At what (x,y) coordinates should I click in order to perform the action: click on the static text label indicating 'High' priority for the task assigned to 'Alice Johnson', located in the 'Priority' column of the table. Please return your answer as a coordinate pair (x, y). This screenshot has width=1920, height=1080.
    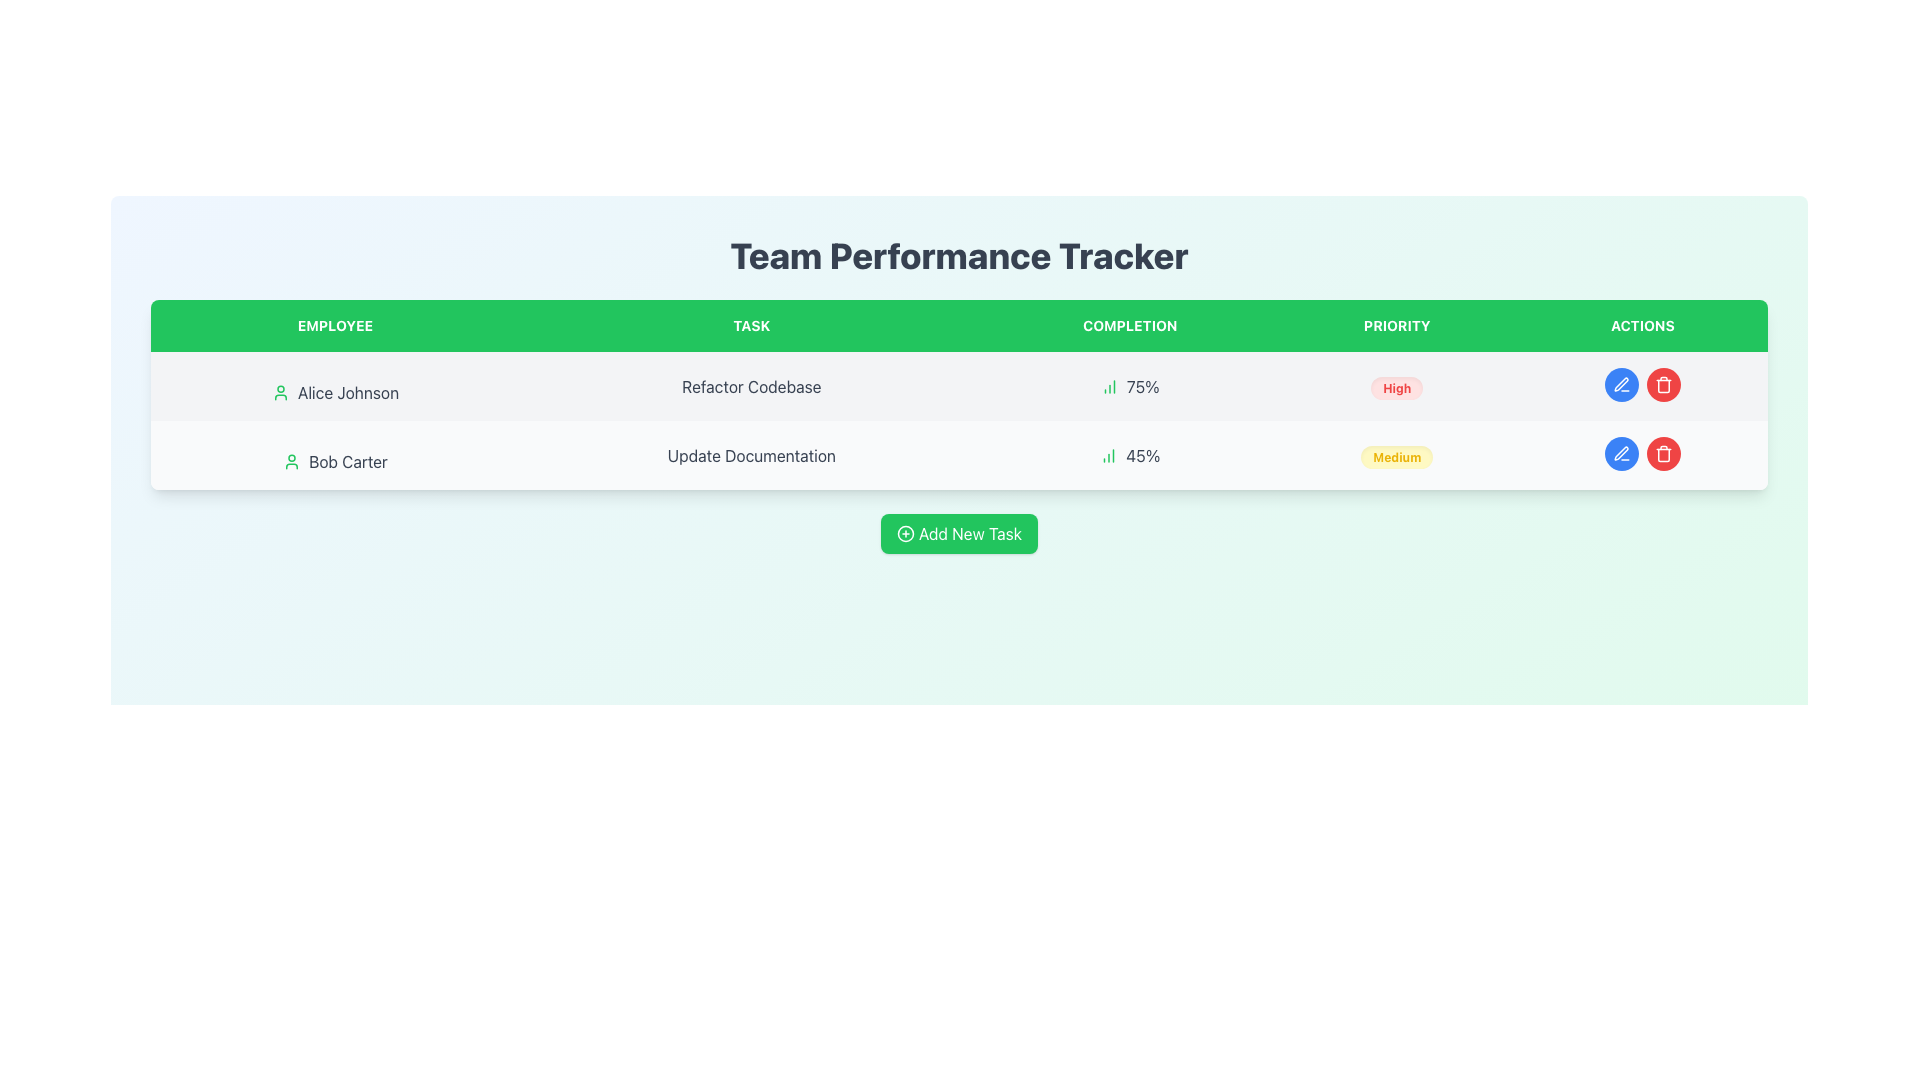
    Looking at the image, I should click on (1396, 386).